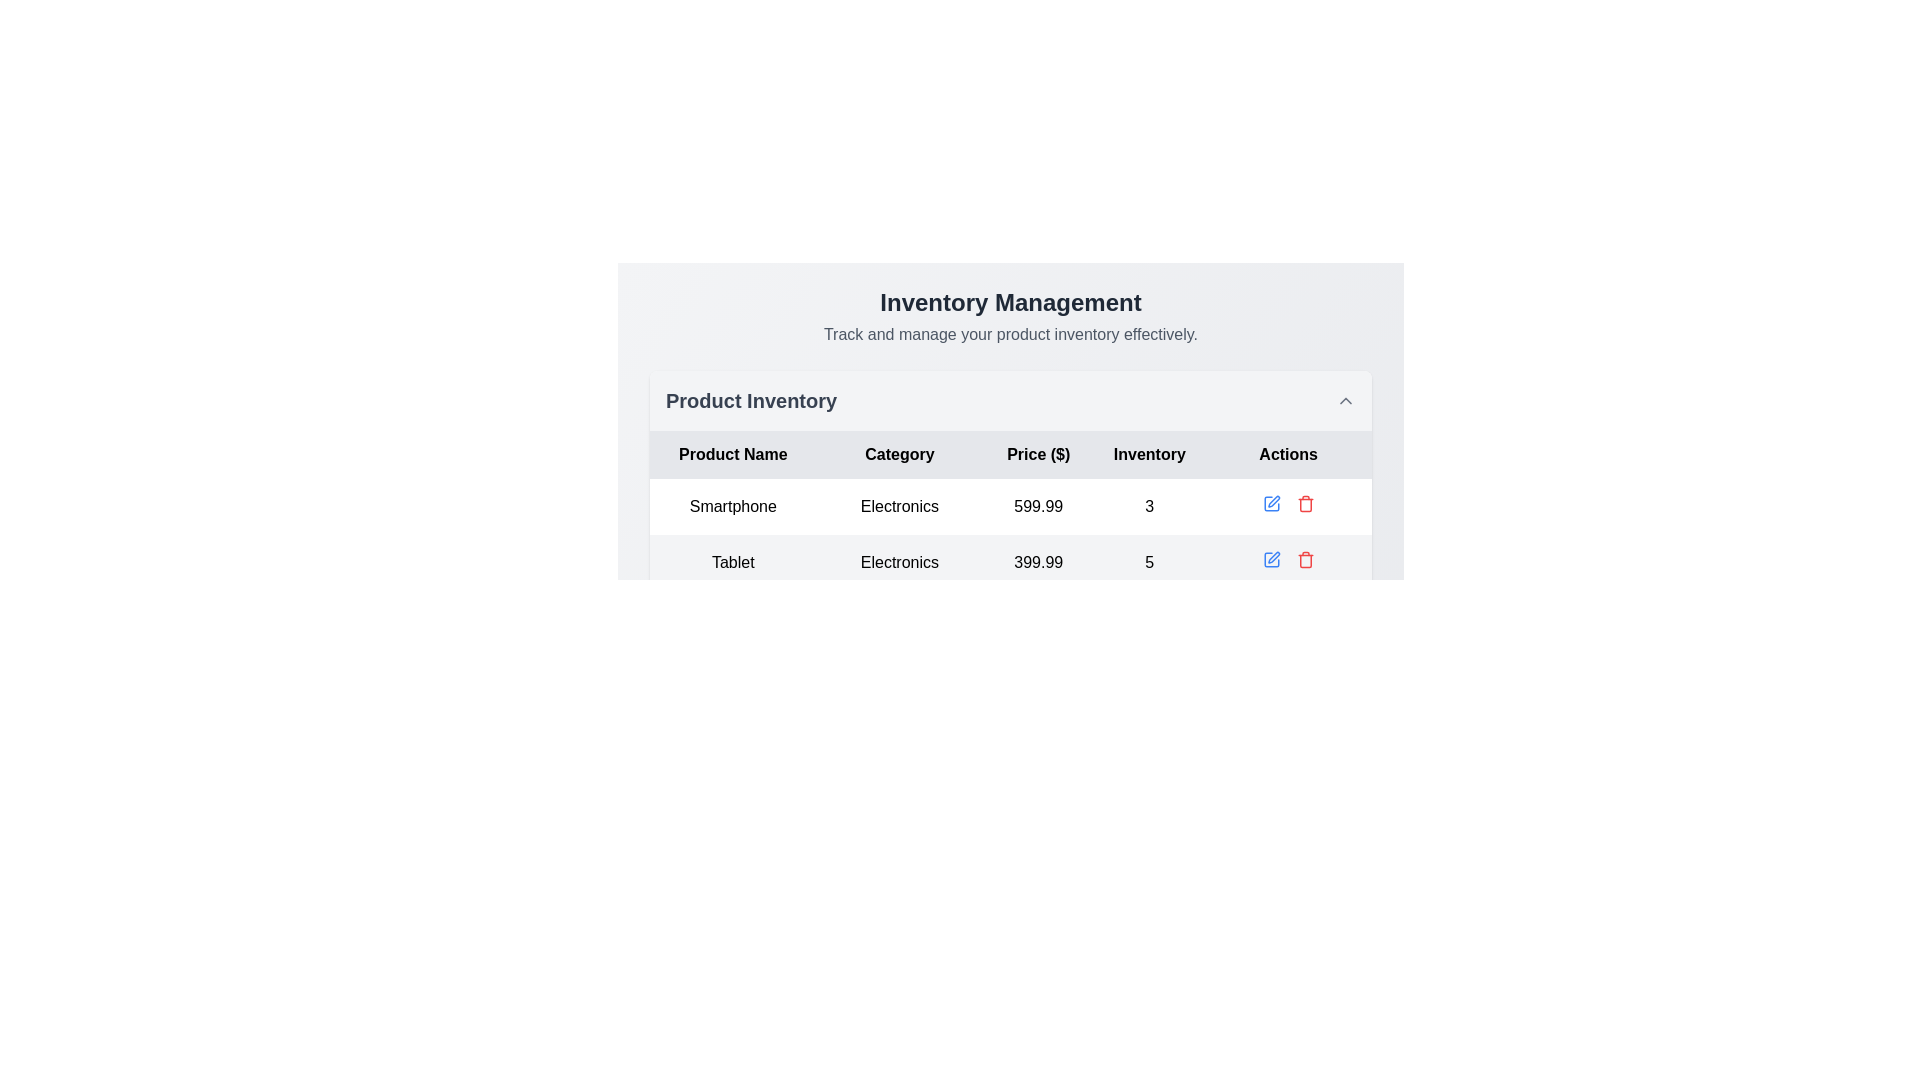 The height and width of the screenshot is (1080, 1920). I want to click on the plain black number '5' text label in the 'Inventory' column of the second row of the product table for the 'Tablet' product, so click(1149, 563).